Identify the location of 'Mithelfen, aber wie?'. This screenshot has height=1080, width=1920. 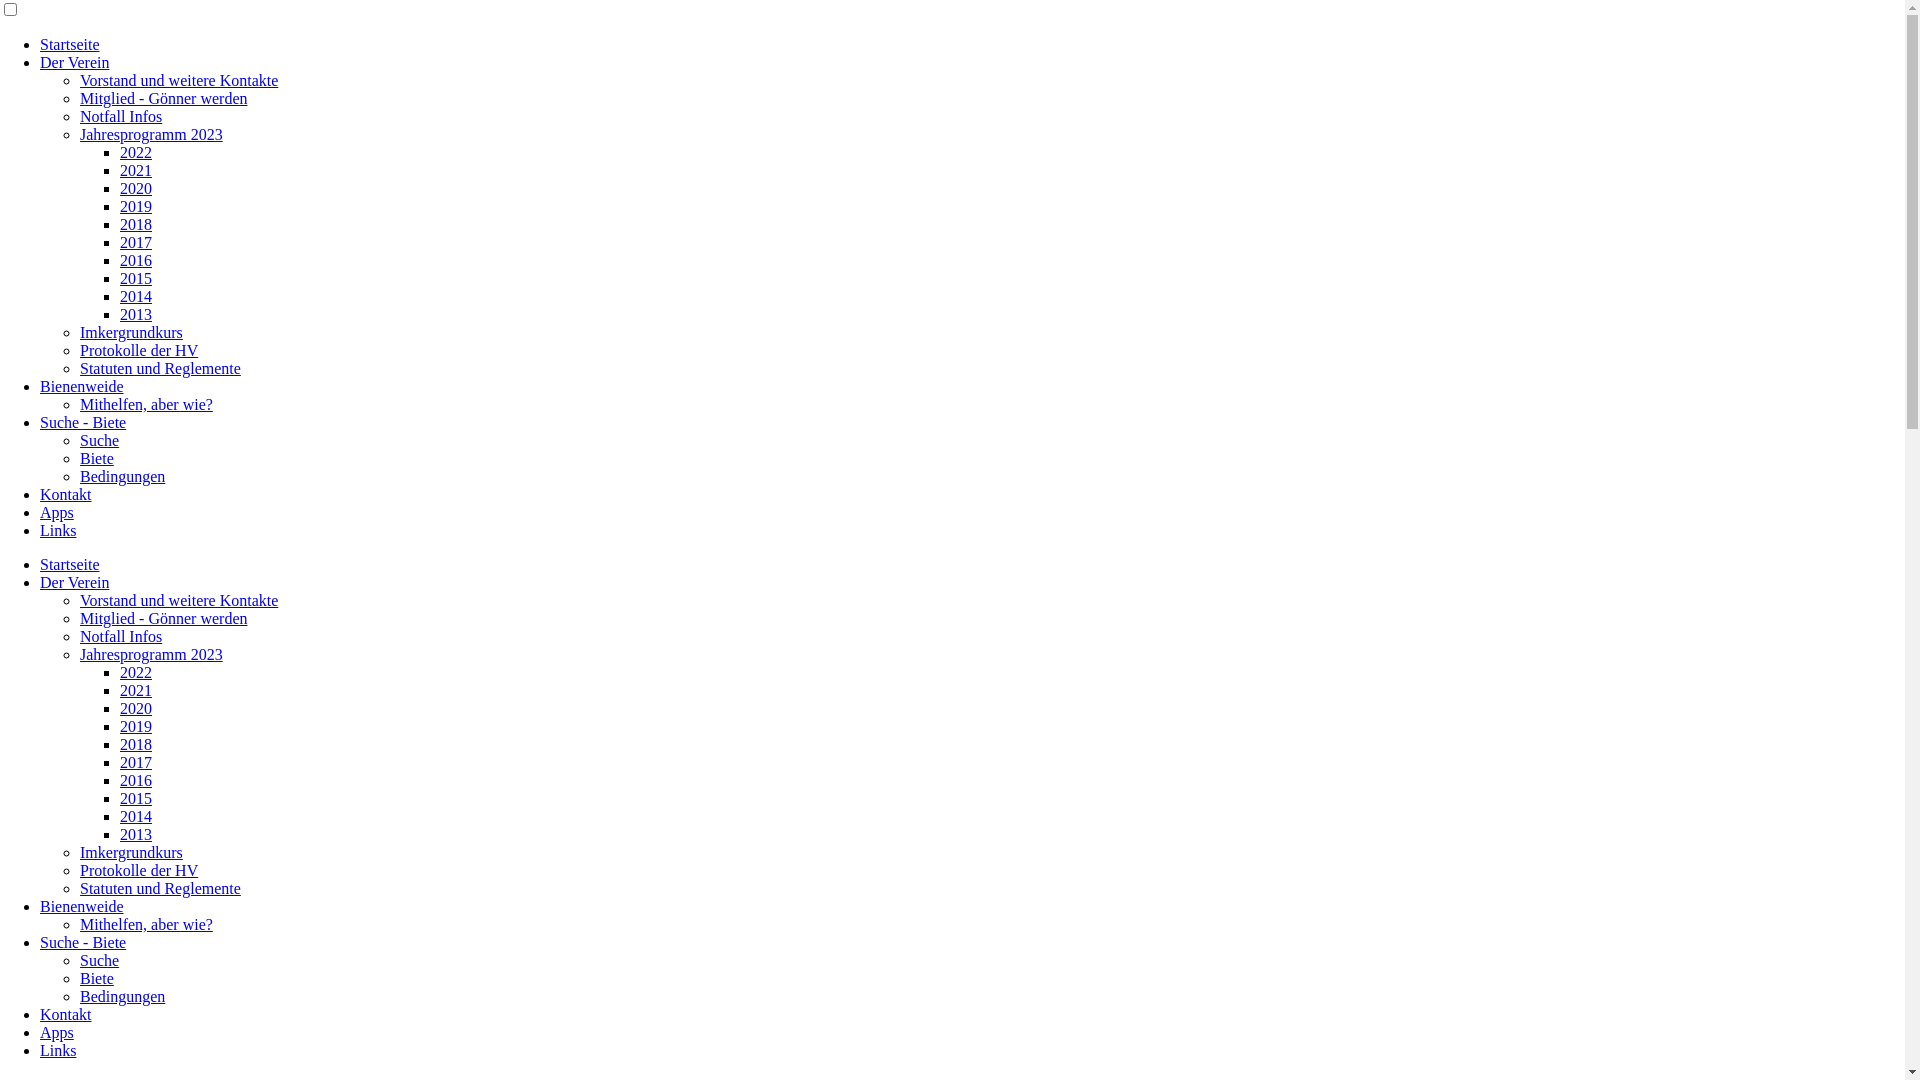
(145, 404).